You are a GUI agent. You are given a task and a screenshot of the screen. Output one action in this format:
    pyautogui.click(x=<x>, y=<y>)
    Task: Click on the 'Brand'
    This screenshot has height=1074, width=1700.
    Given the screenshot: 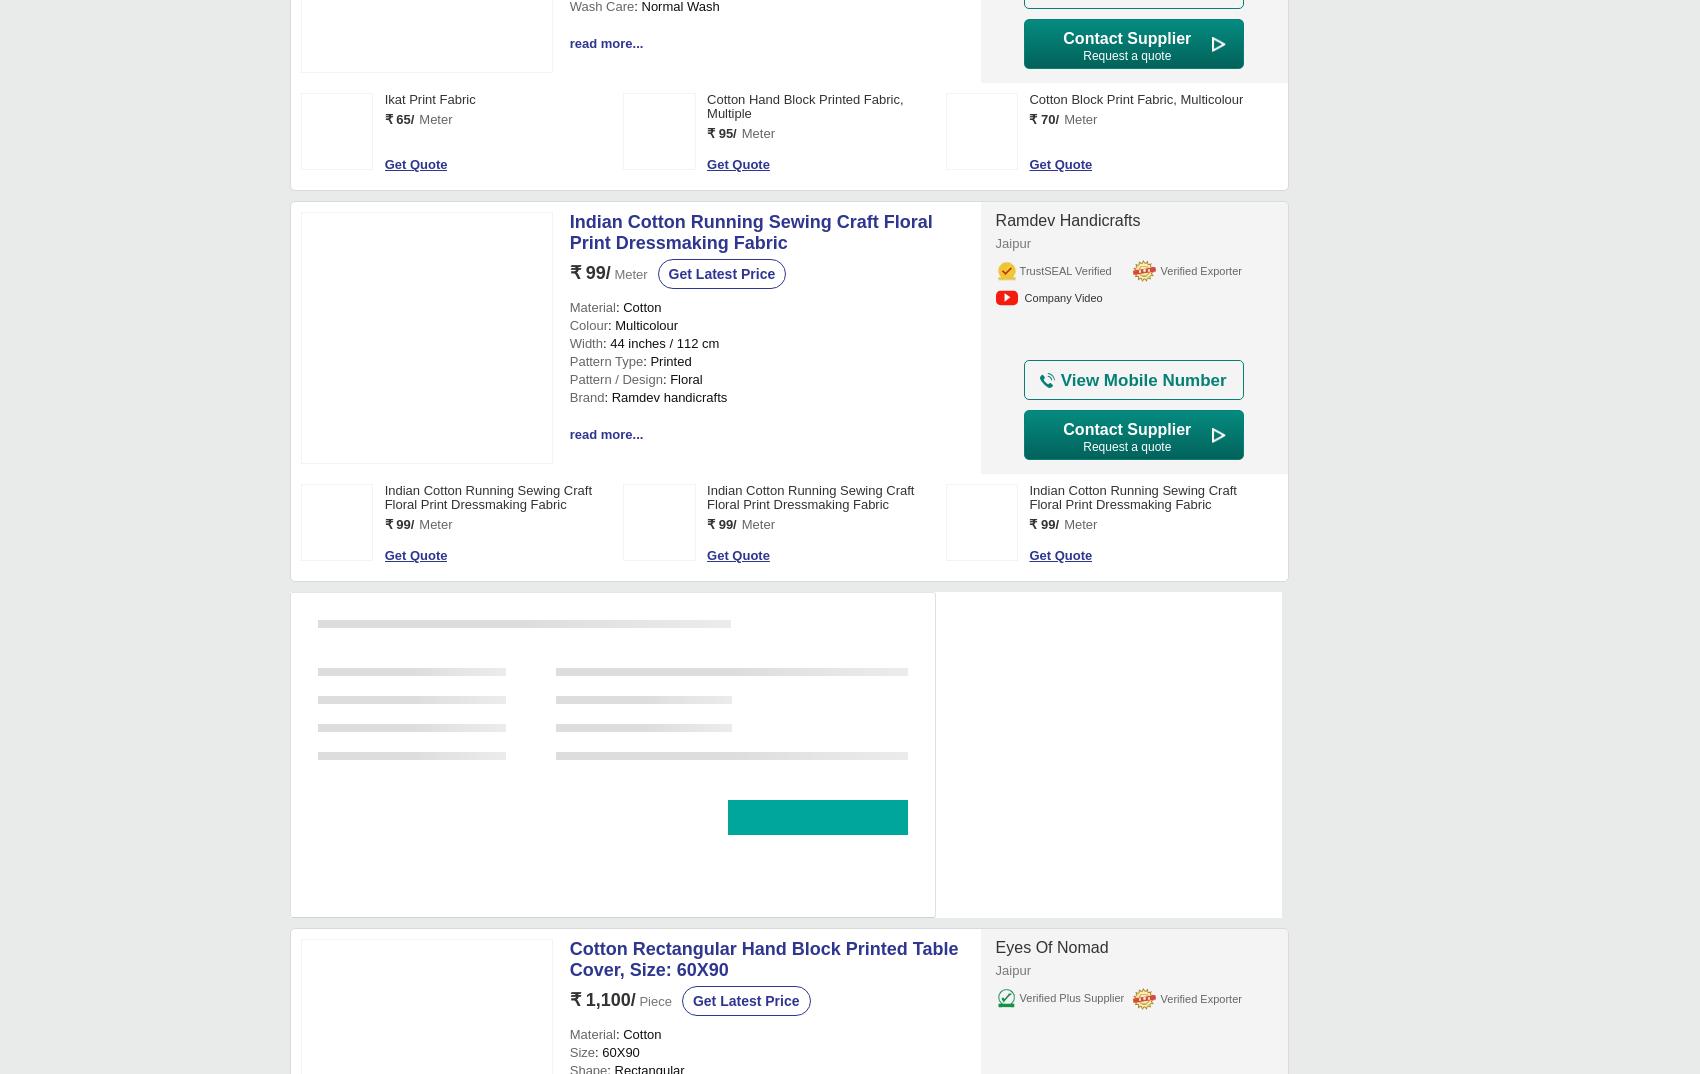 What is the action you would take?
    pyautogui.click(x=585, y=1009)
    